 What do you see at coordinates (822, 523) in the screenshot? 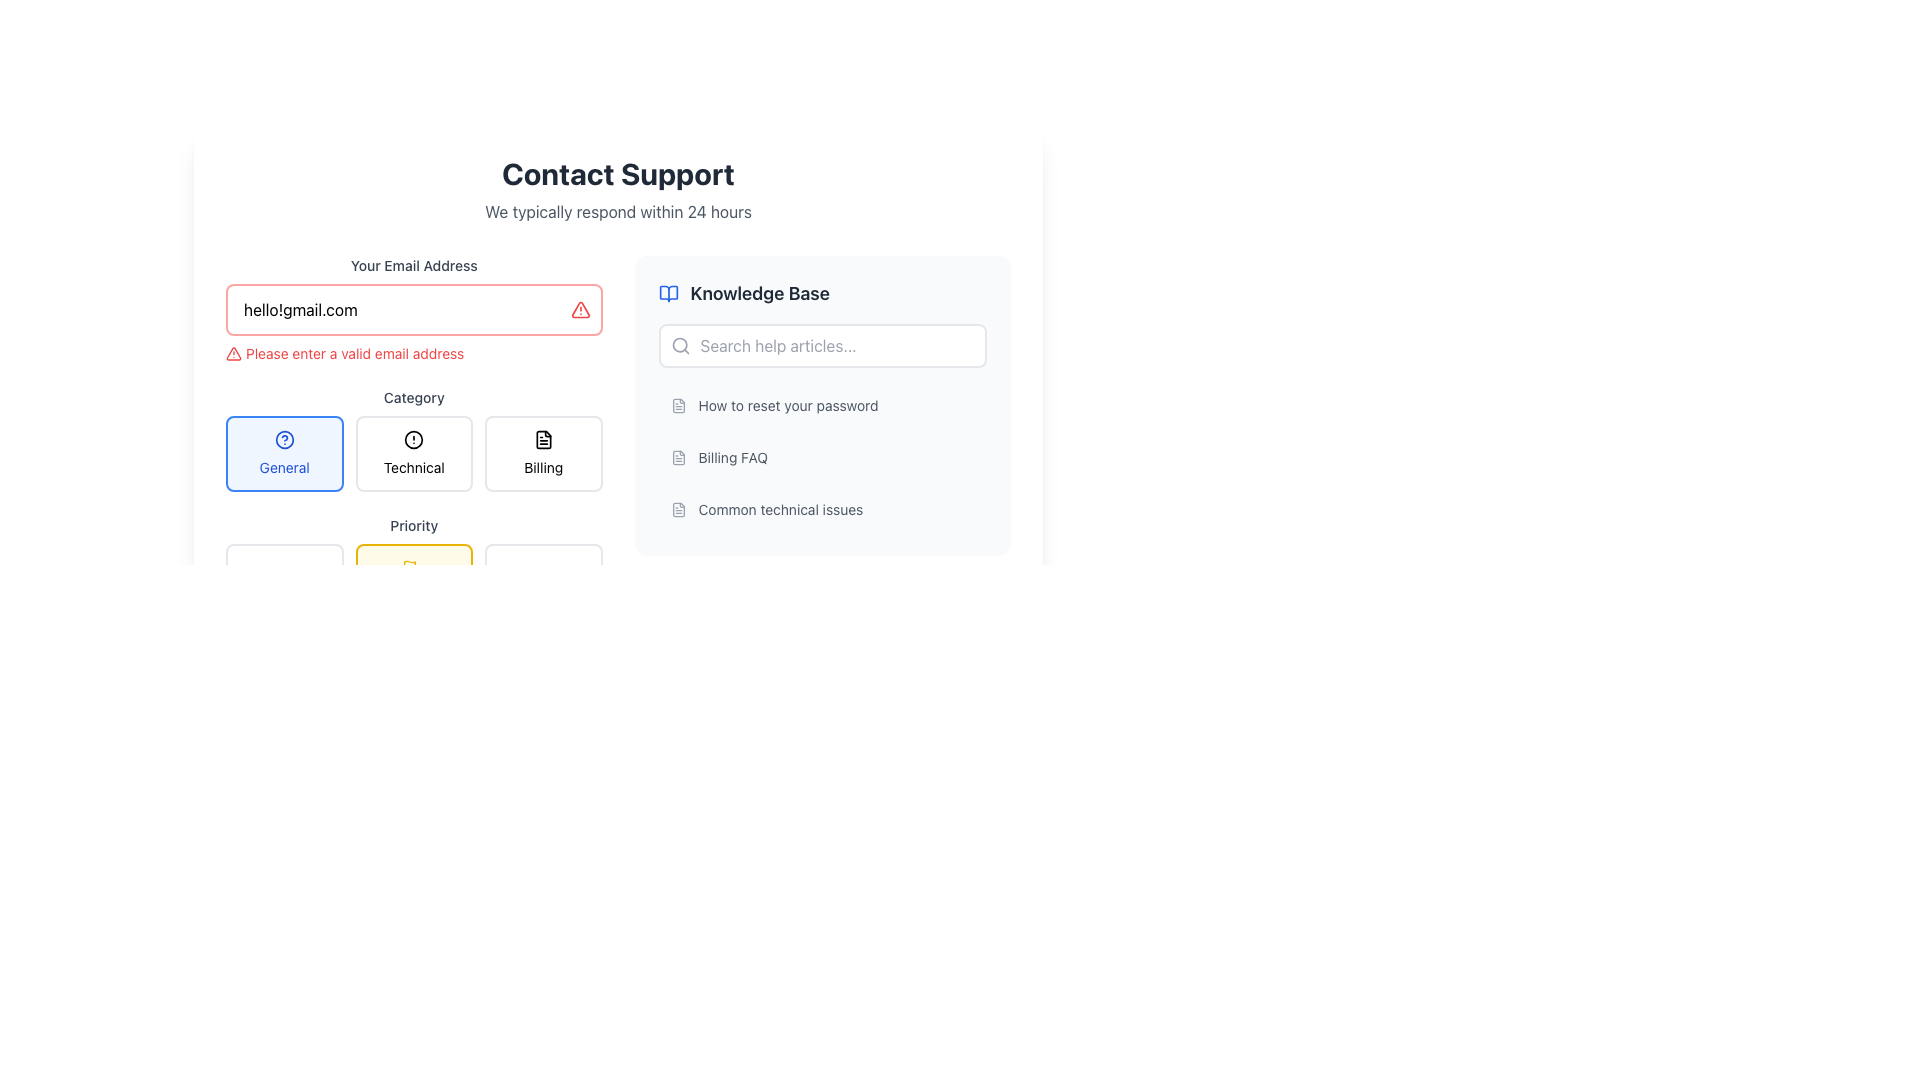
I see `the third clickable item labeled 'Common technical issues' in the 'Knowledge Base' section` at bounding box center [822, 523].